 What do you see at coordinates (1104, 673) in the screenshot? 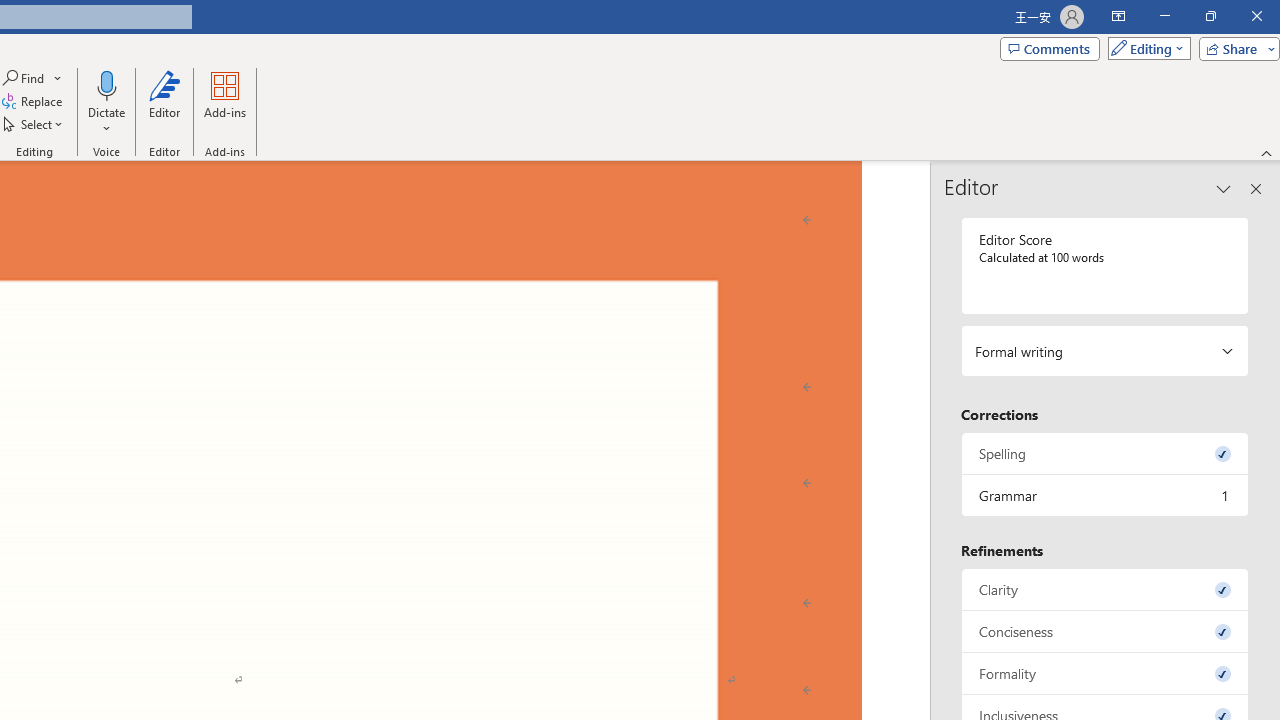
I see `'Formality, 0 issues. Press space or enter to review items.'` at bounding box center [1104, 673].